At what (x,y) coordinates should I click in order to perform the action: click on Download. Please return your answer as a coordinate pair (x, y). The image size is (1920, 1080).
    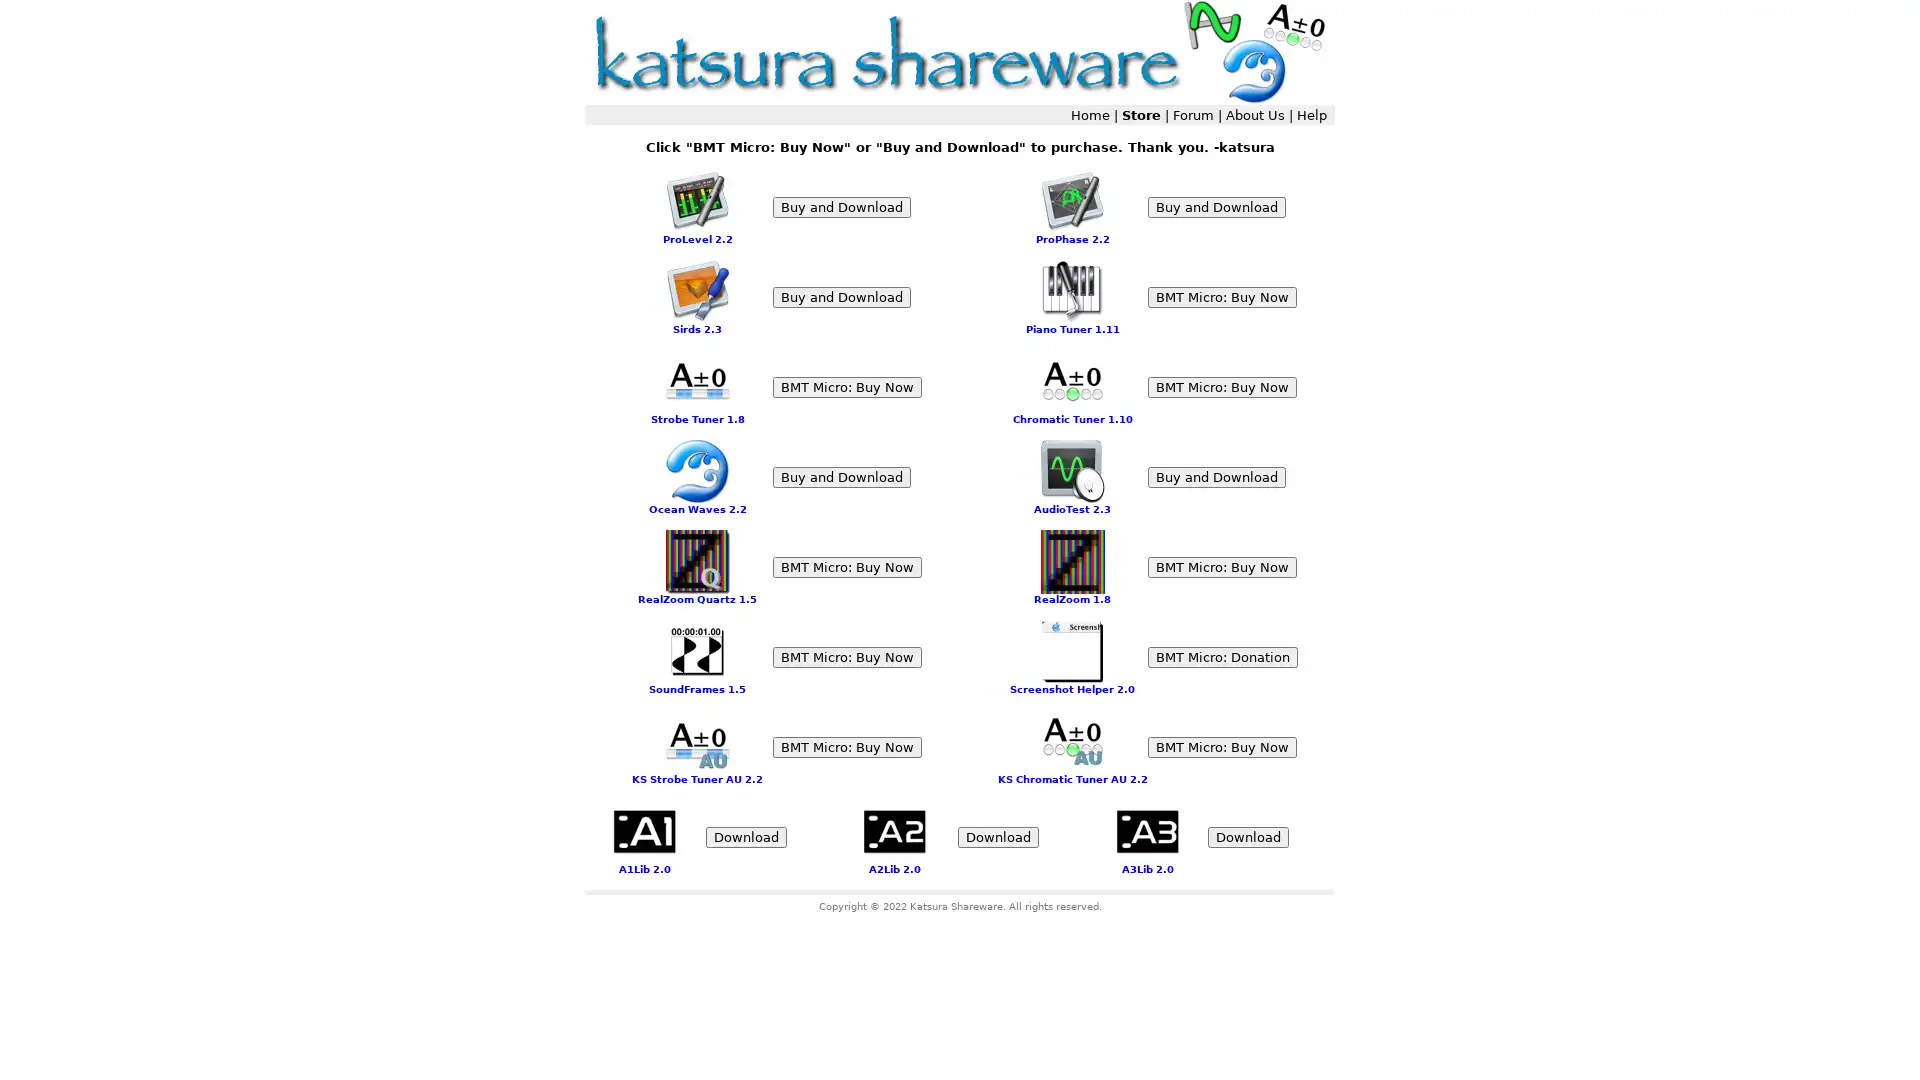
    Looking at the image, I should click on (997, 837).